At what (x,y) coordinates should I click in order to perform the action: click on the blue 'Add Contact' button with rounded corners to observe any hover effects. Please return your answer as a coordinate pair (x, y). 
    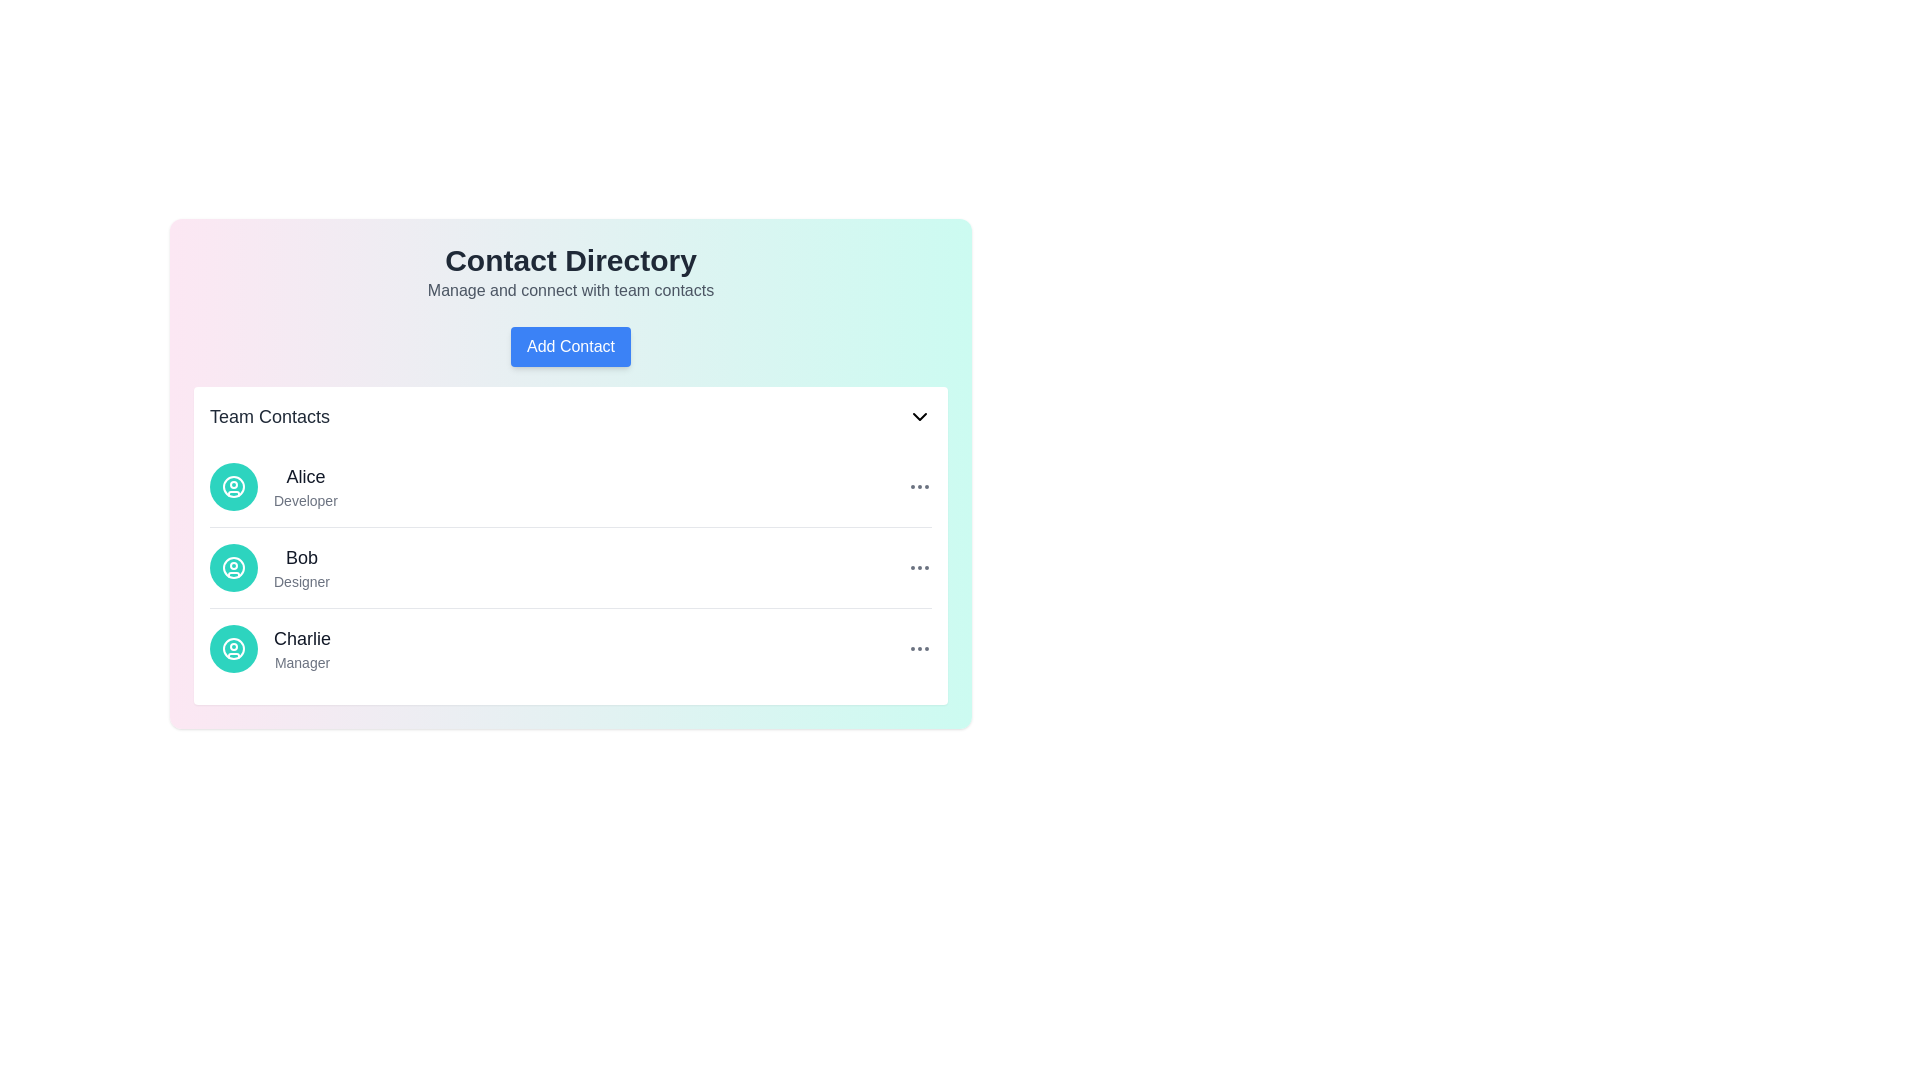
    Looking at the image, I should click on (570, 346).